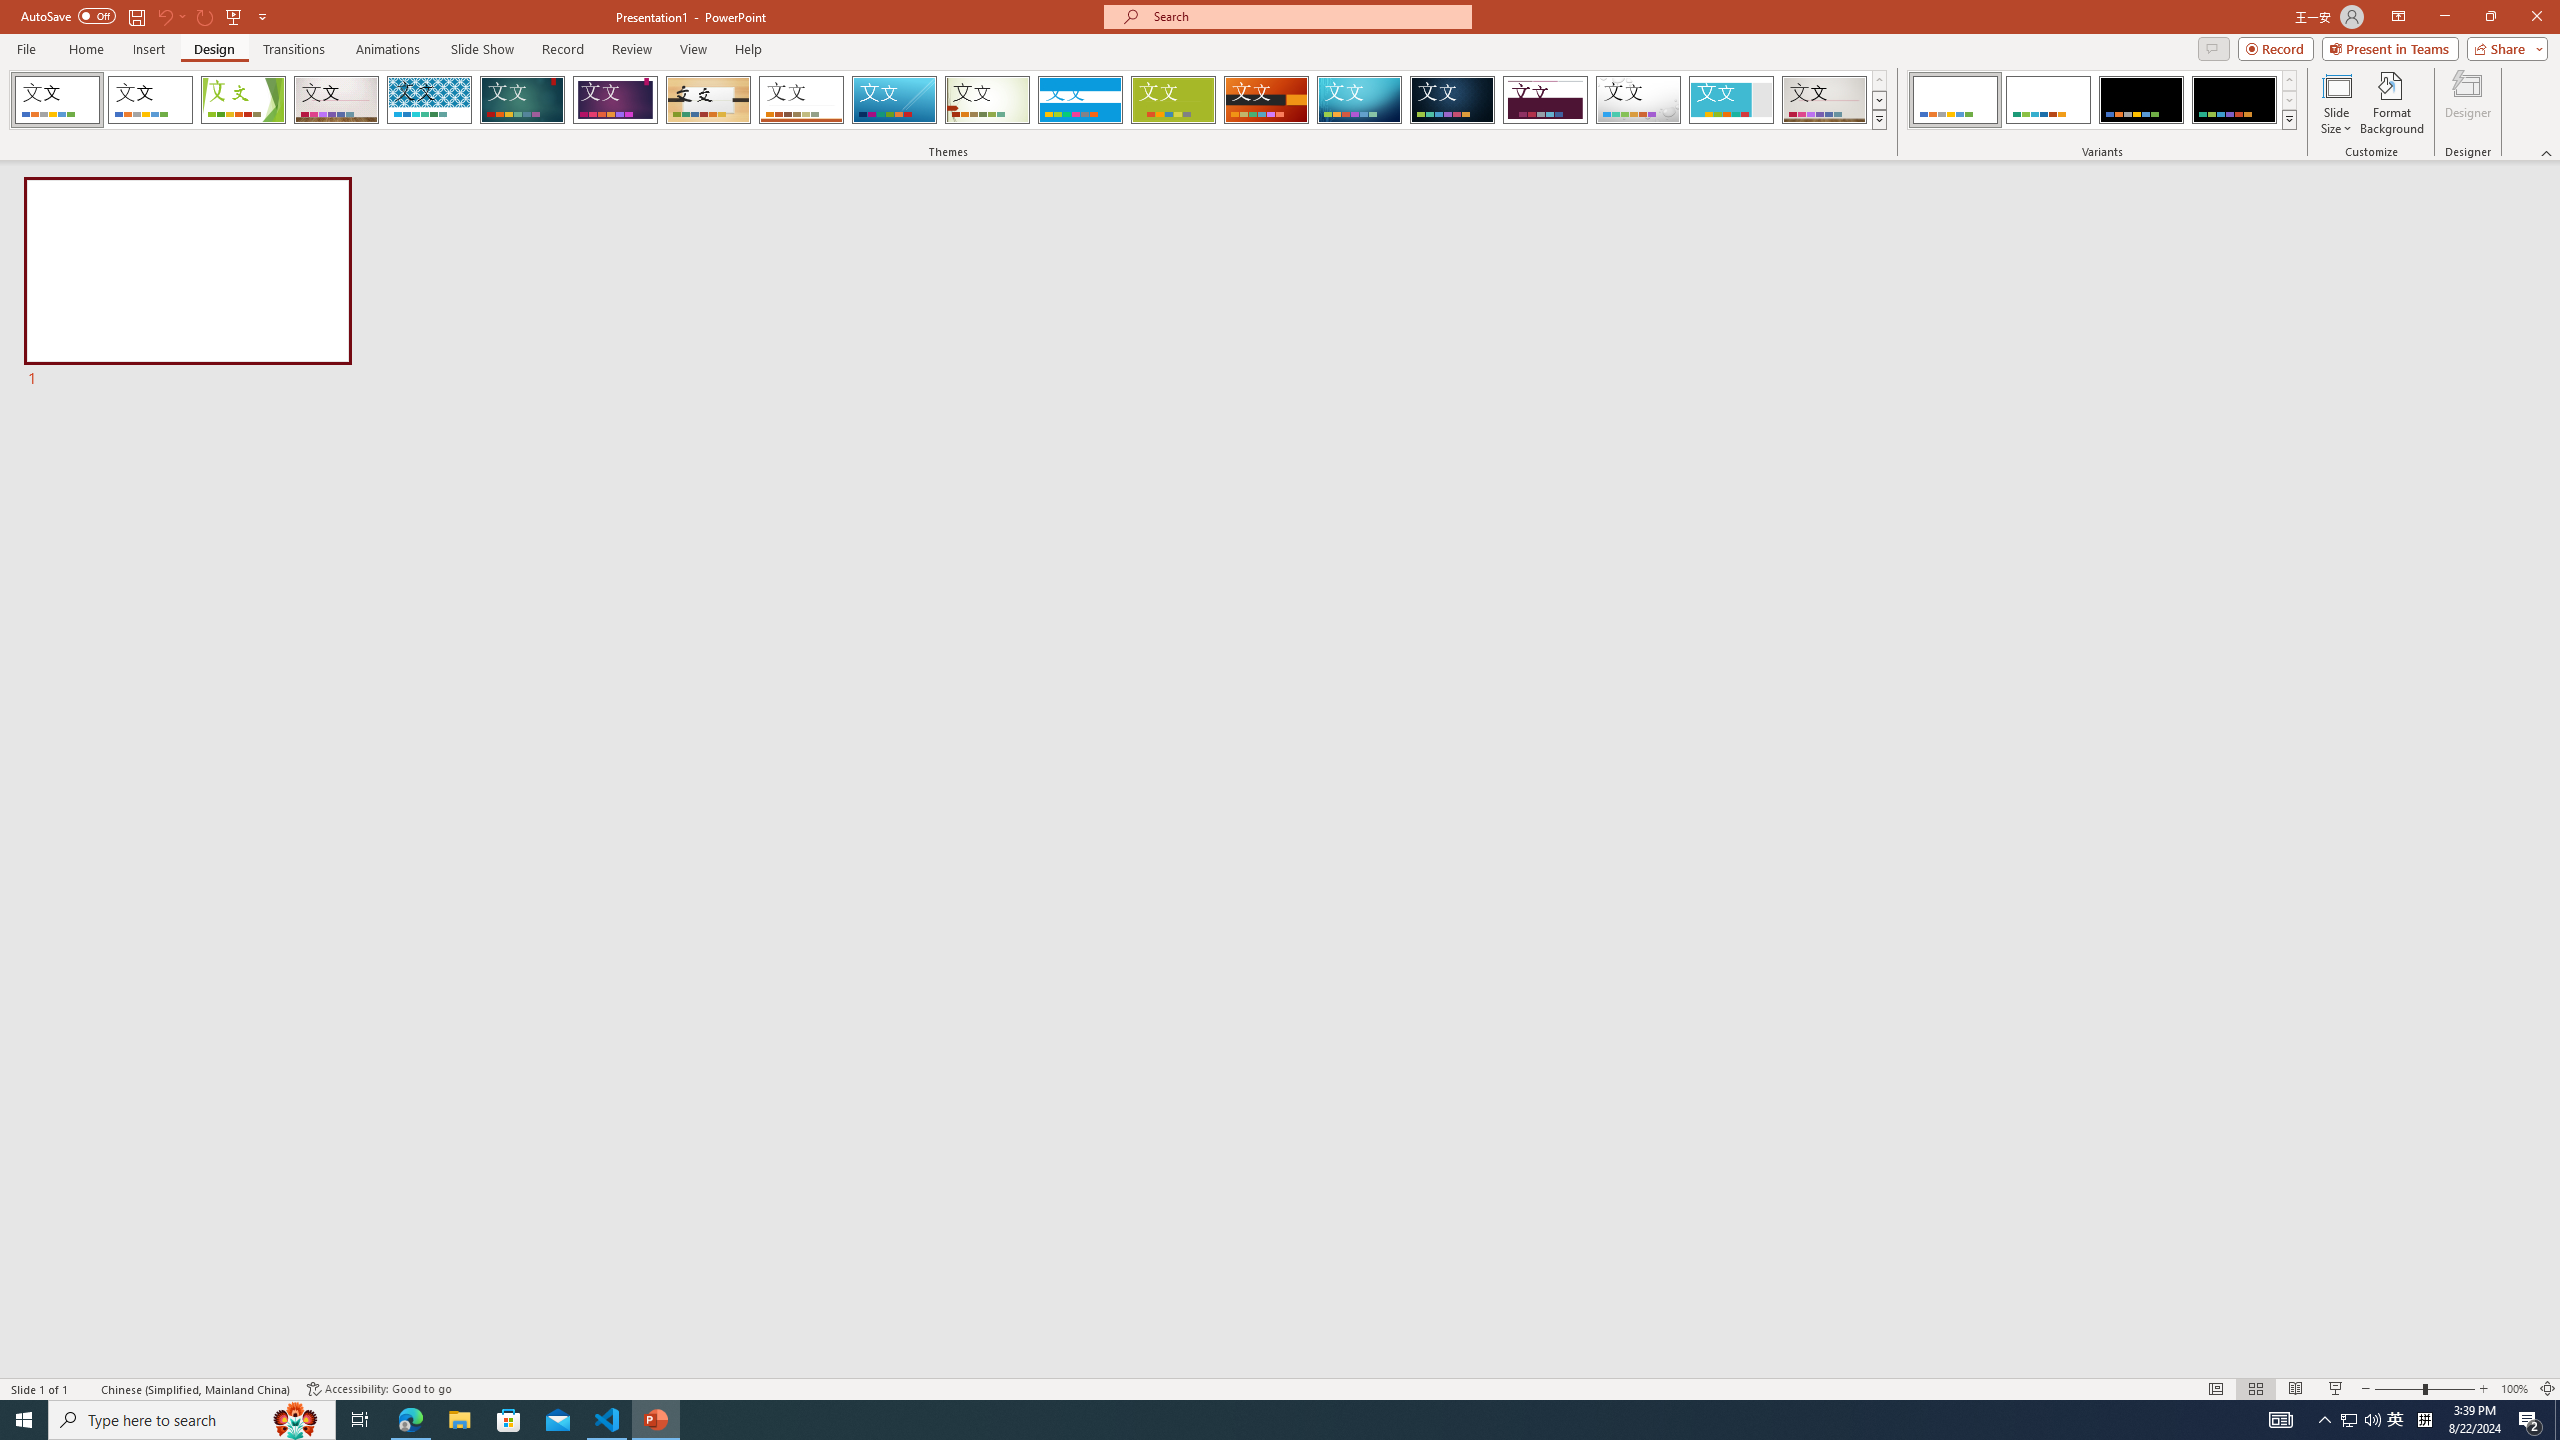 The width and height of the screenshot is (2560, 1440). I want to click on 'Slice Loading Preview...', so click(893, 99).